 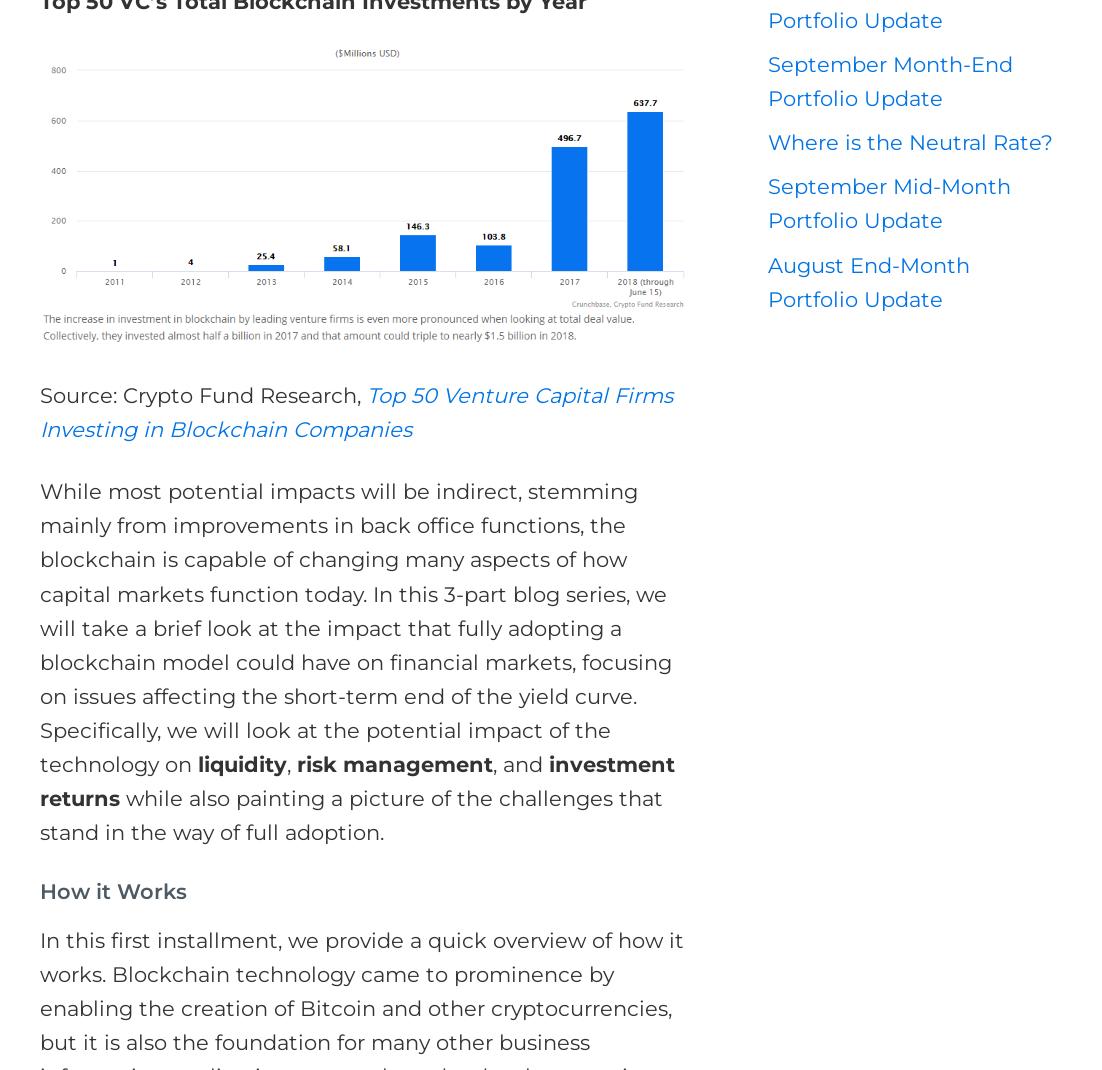 I want to click on 'liquidity', so click(x=241, y=763).